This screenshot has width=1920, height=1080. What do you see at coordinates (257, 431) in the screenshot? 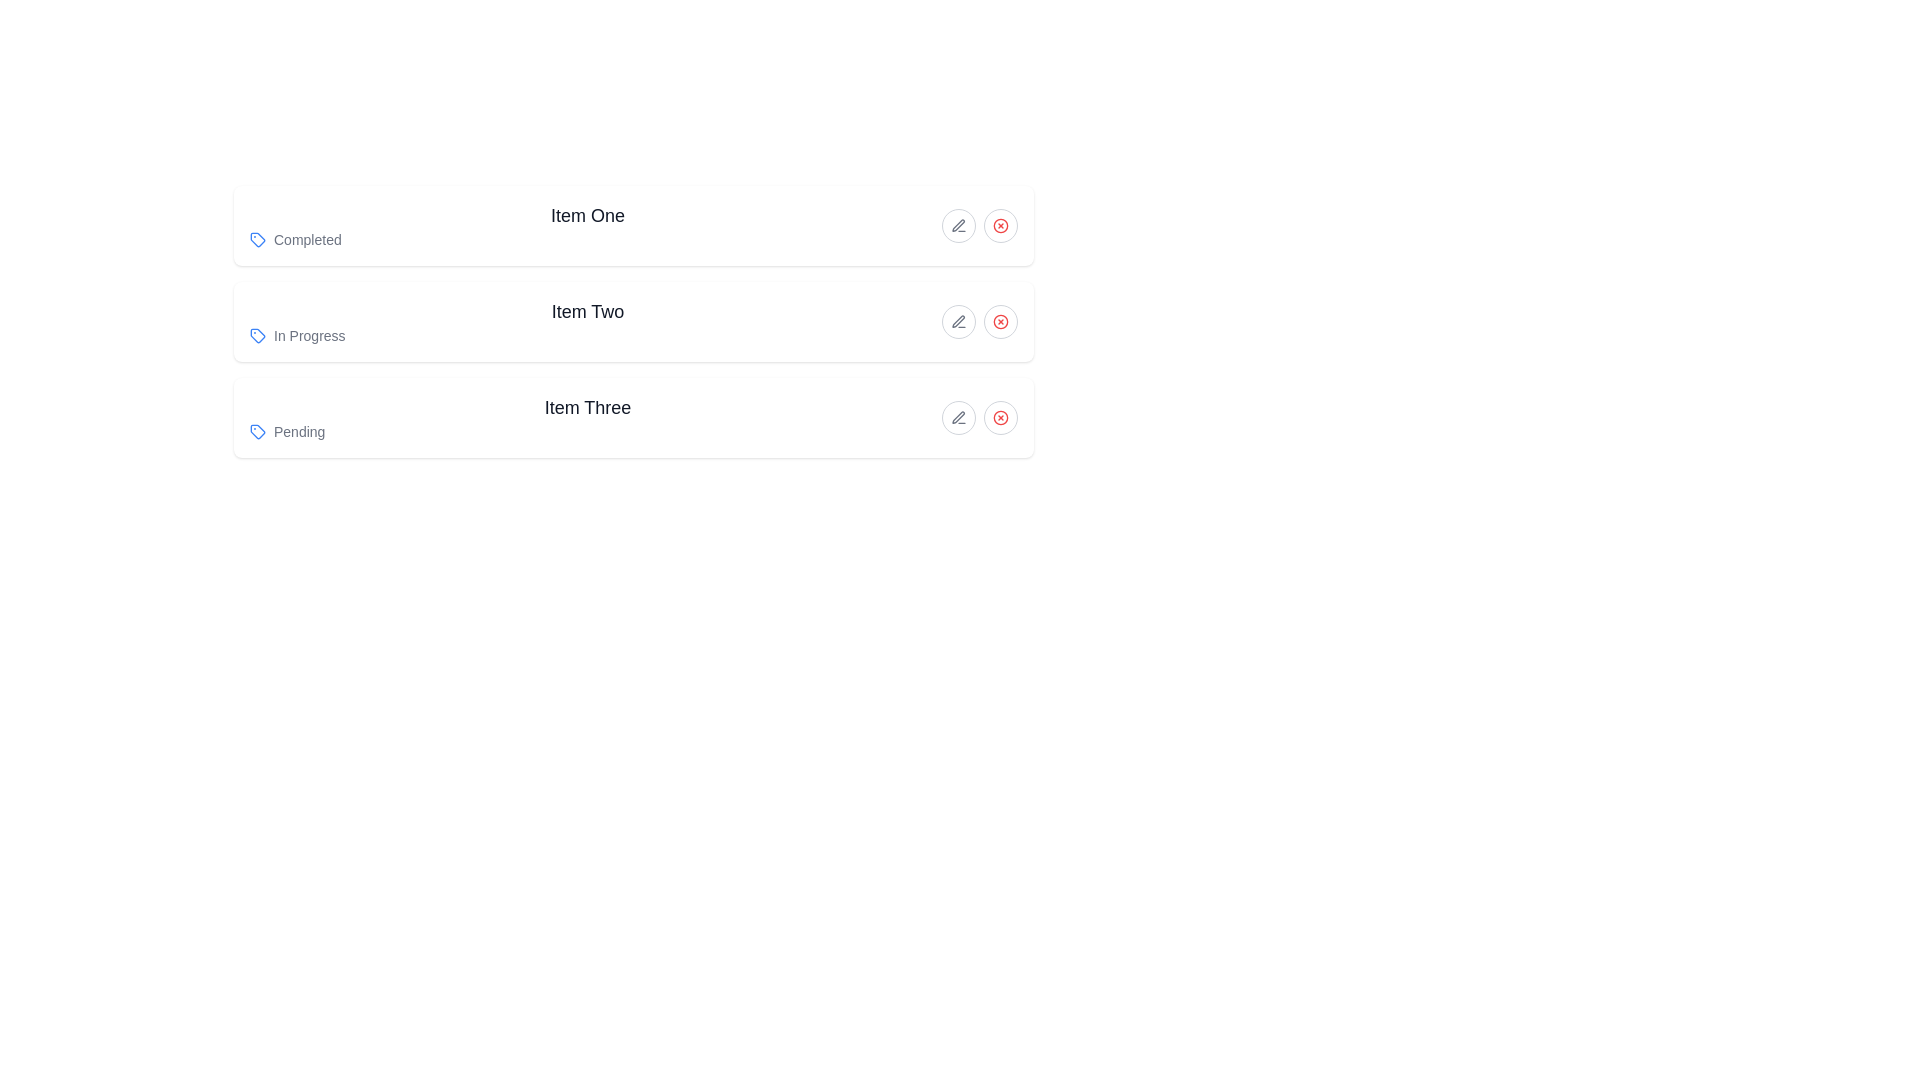
I see `the small tag icon with a blue outline located to the left of the 'Pending' label in the third row of the list` at bounding box center [257, 431].